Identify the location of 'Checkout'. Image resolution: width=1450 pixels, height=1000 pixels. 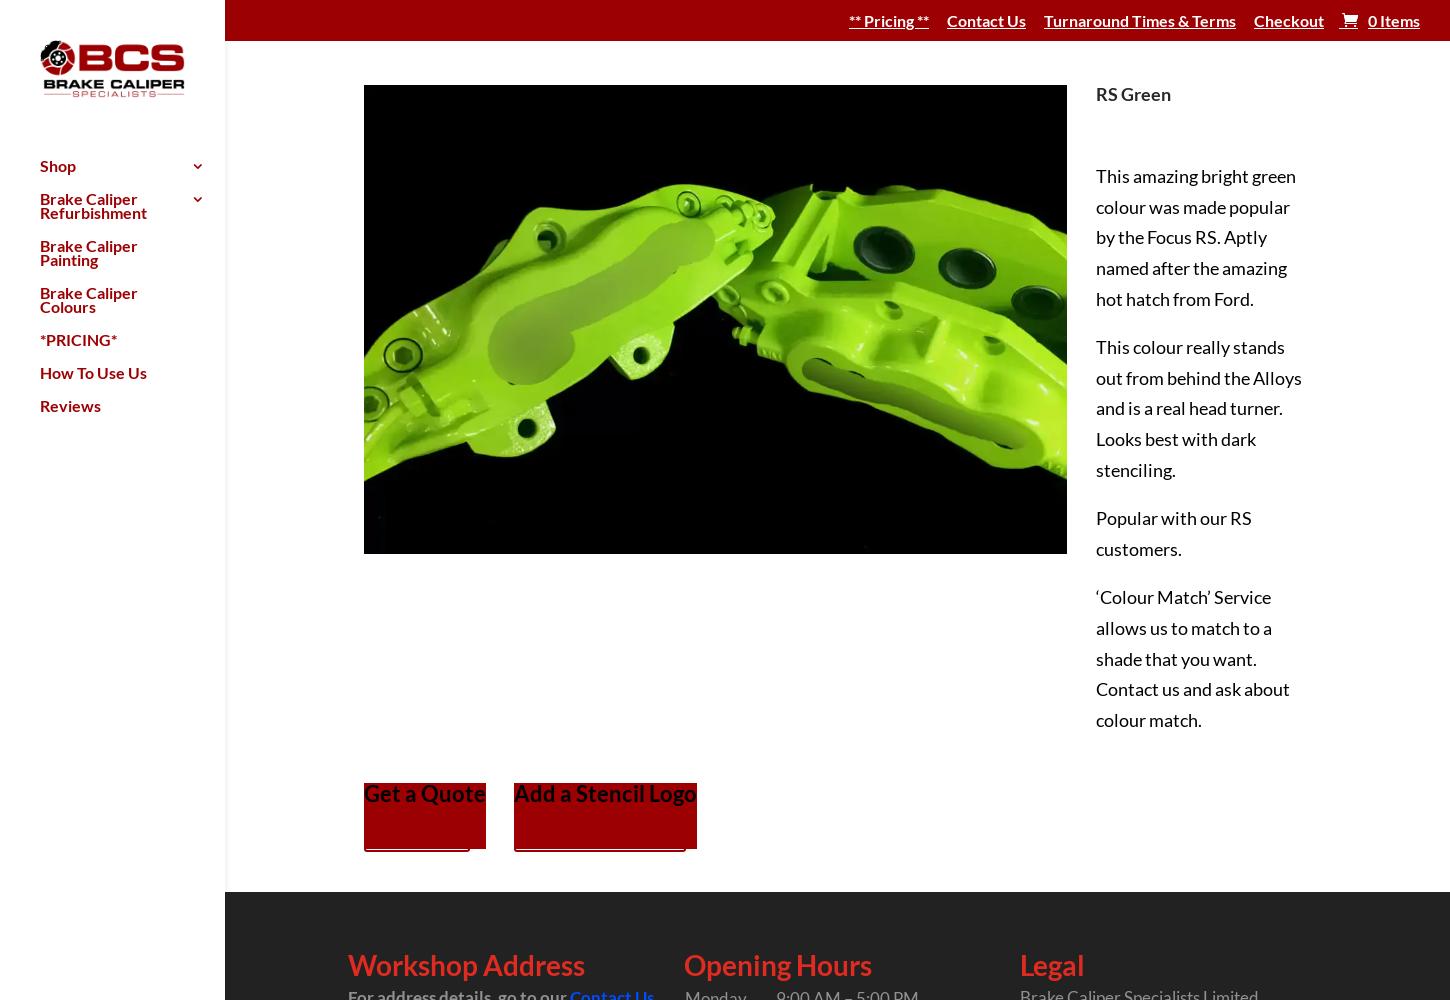
(1289, 20).